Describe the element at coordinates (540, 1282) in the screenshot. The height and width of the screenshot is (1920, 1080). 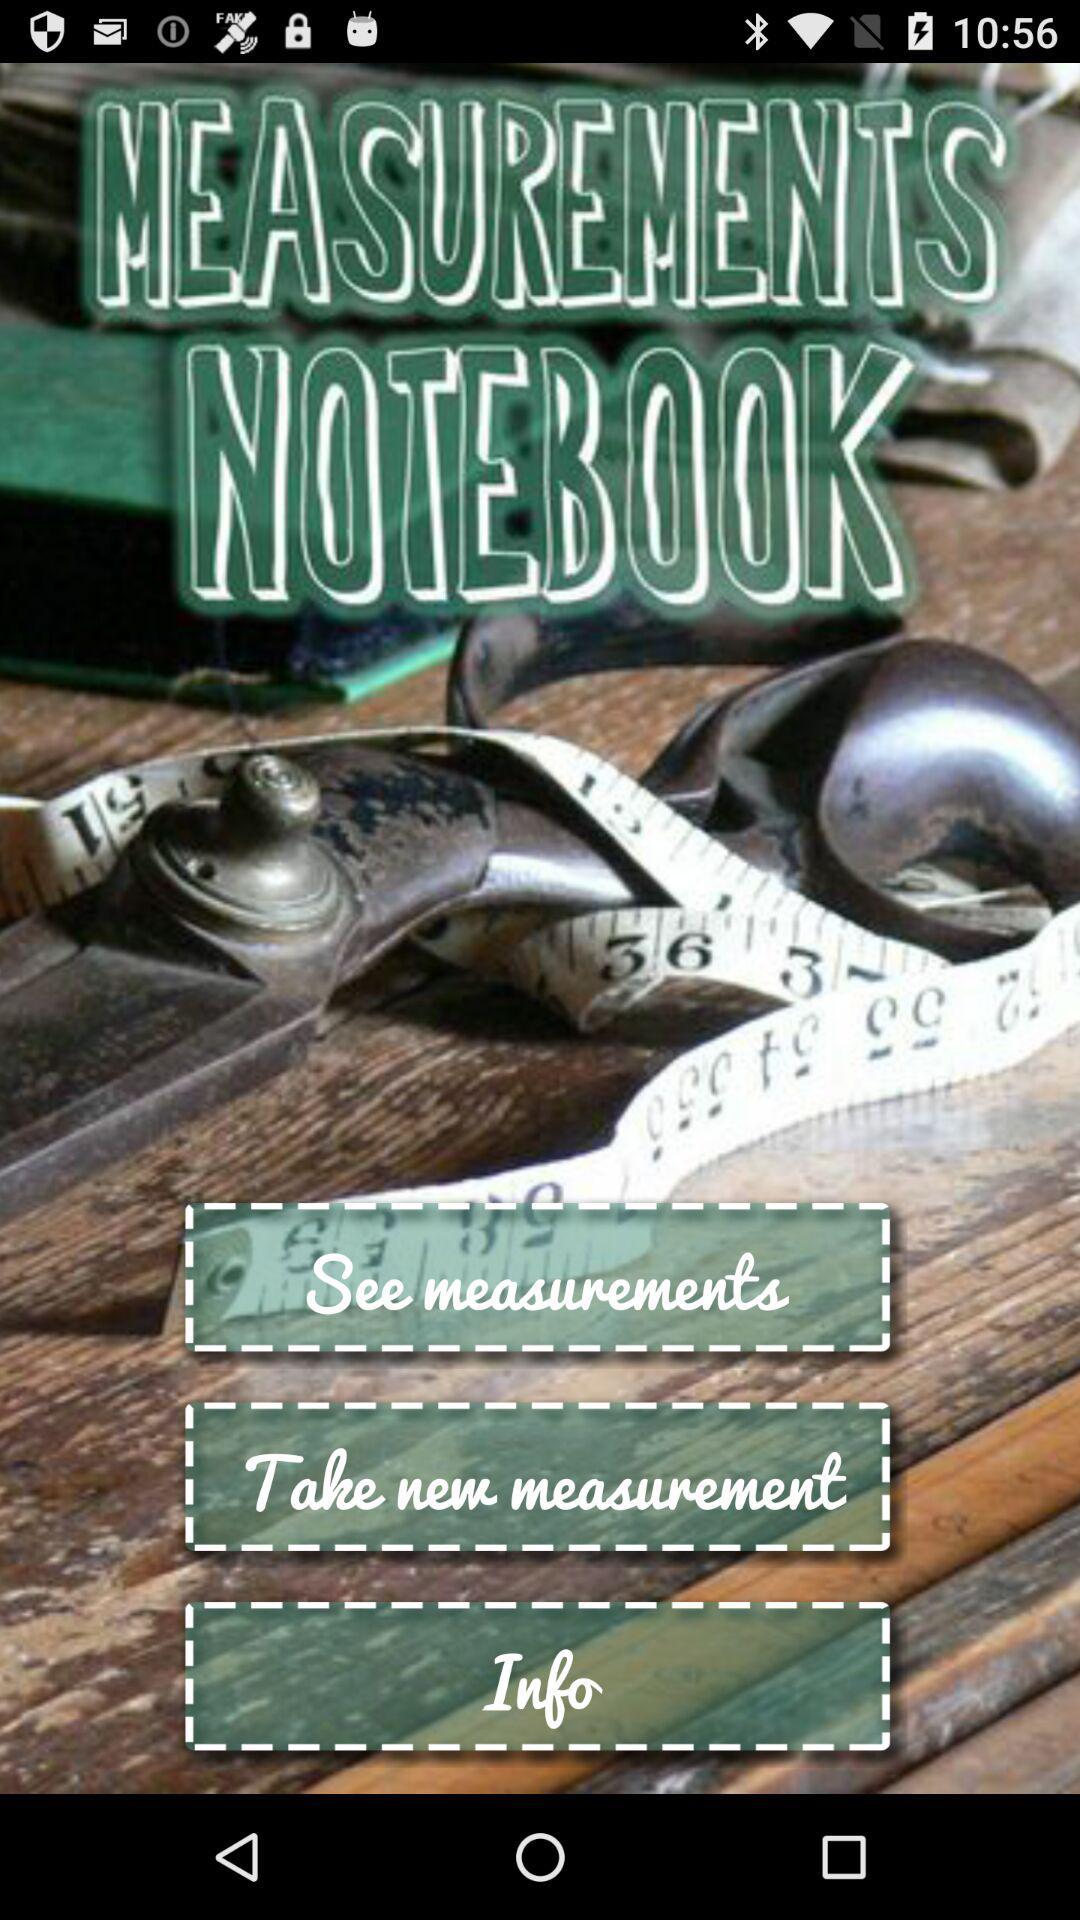
I see `the button above the take new measurement button` at that location.